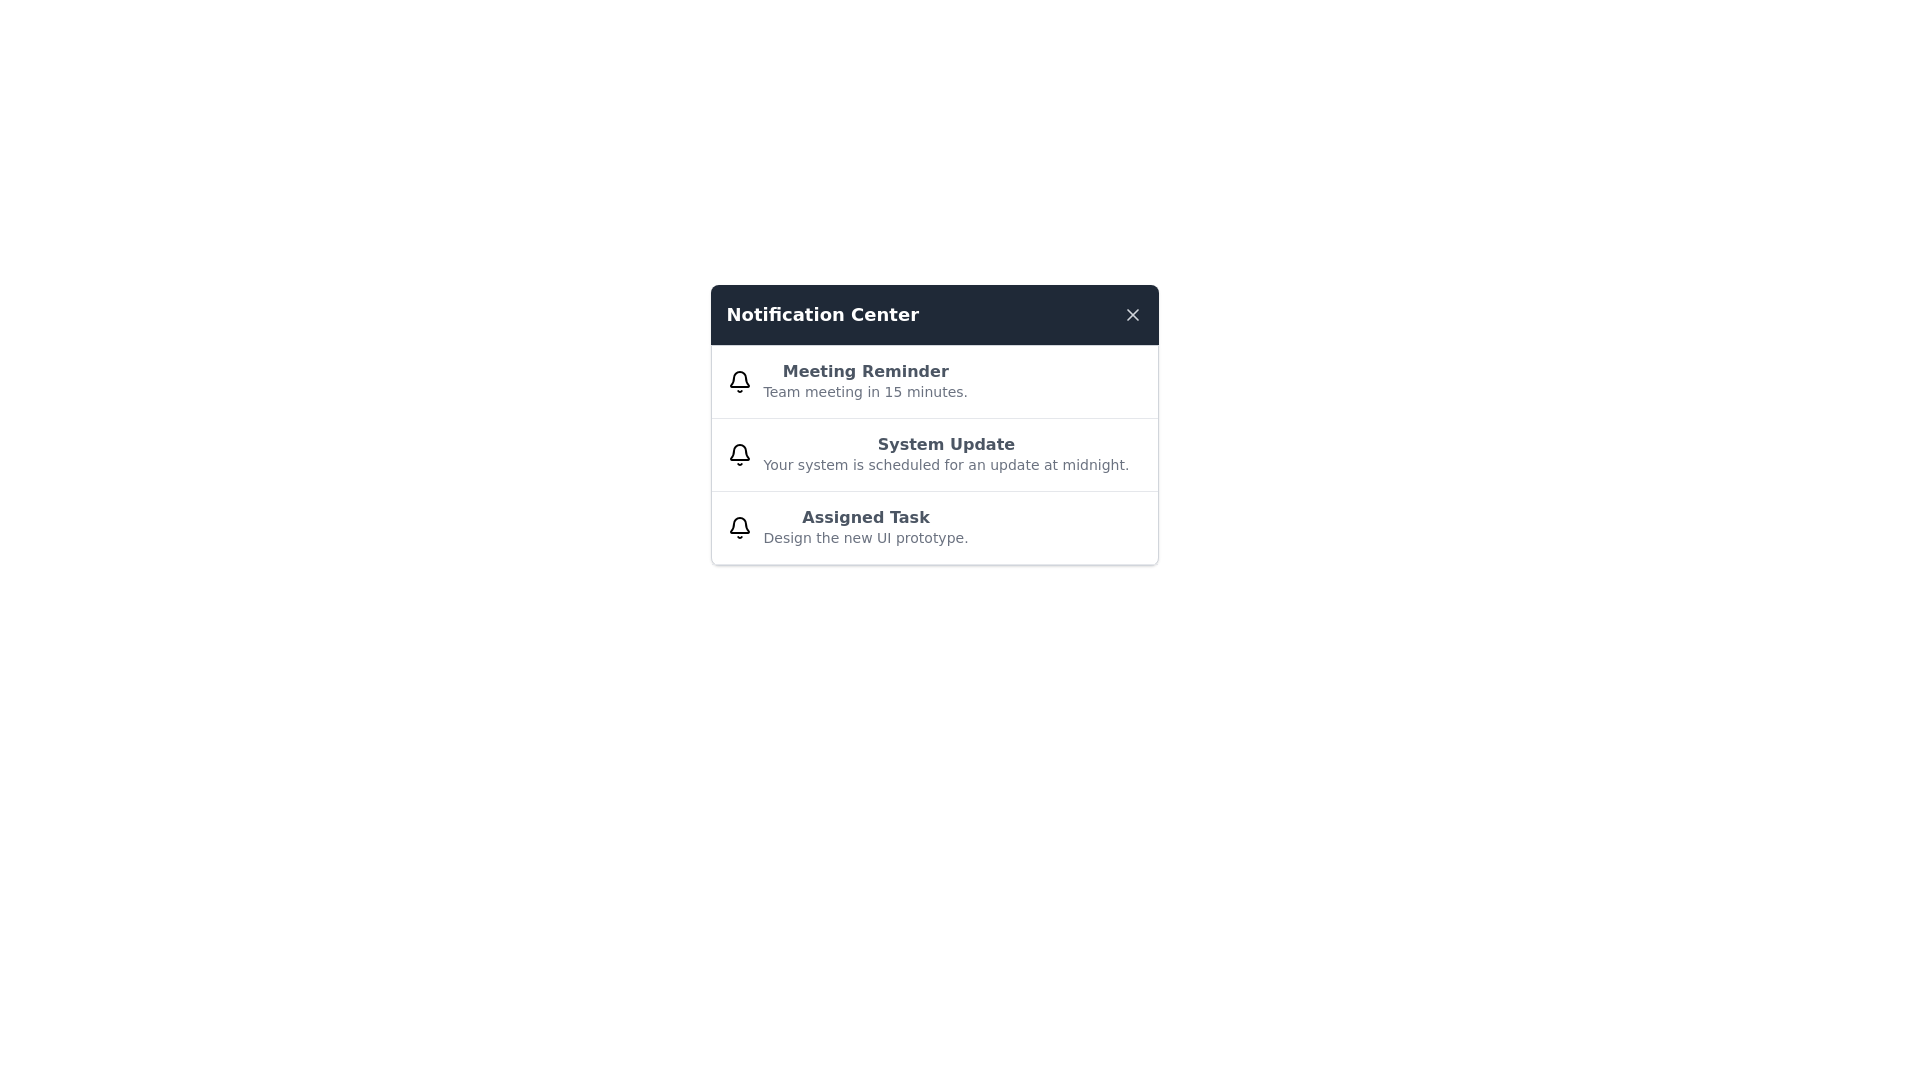 The width and height of the screenshot is (1920, 1080). I want to click on text content of the 'System Update' text label, which is a bold, dark-gray label at the top of the second notification item in the notification card section, so click(945, 443).